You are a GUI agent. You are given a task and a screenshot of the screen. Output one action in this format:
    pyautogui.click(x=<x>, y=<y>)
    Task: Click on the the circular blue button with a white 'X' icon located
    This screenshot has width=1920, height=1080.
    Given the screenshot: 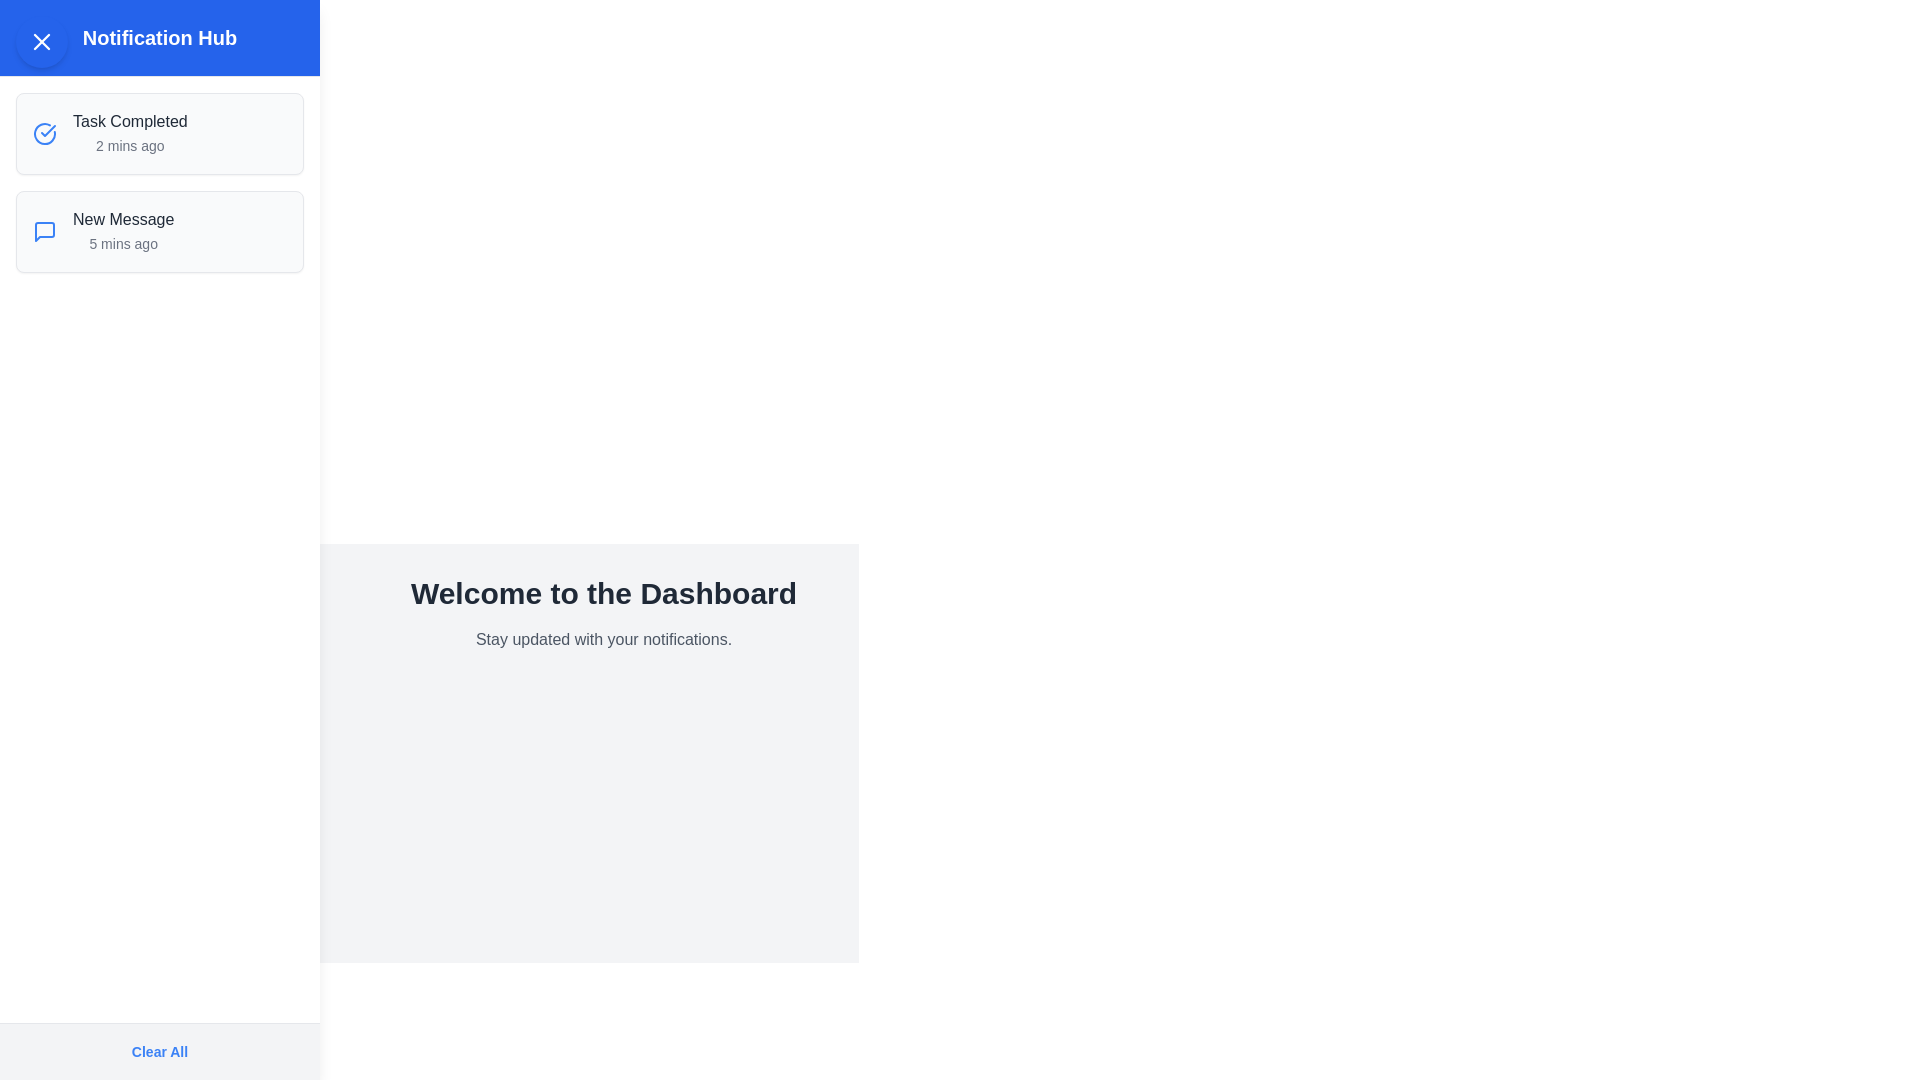 What is the action you would take?
    pyautogui.click(x=42, y=42)
    